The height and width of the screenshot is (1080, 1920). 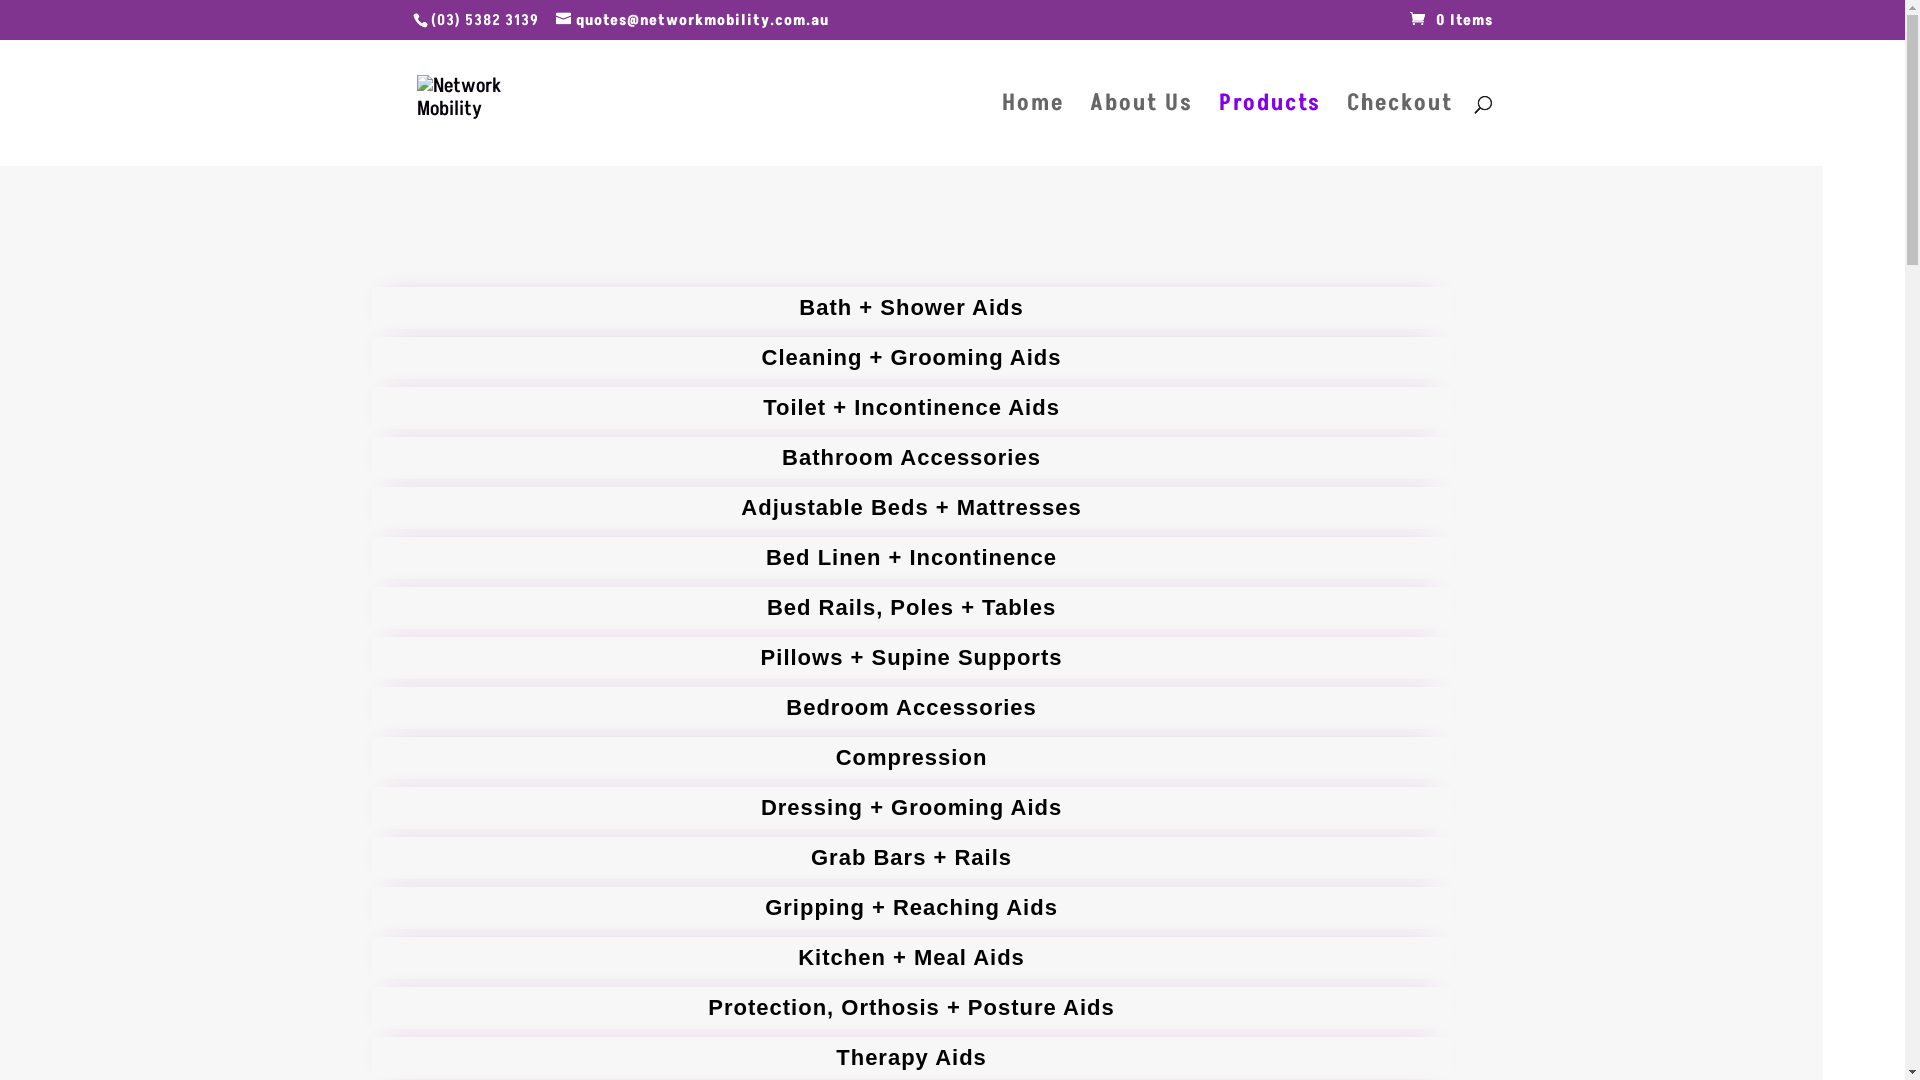 I want to click on 'Compression', so click(x=911, y=758).